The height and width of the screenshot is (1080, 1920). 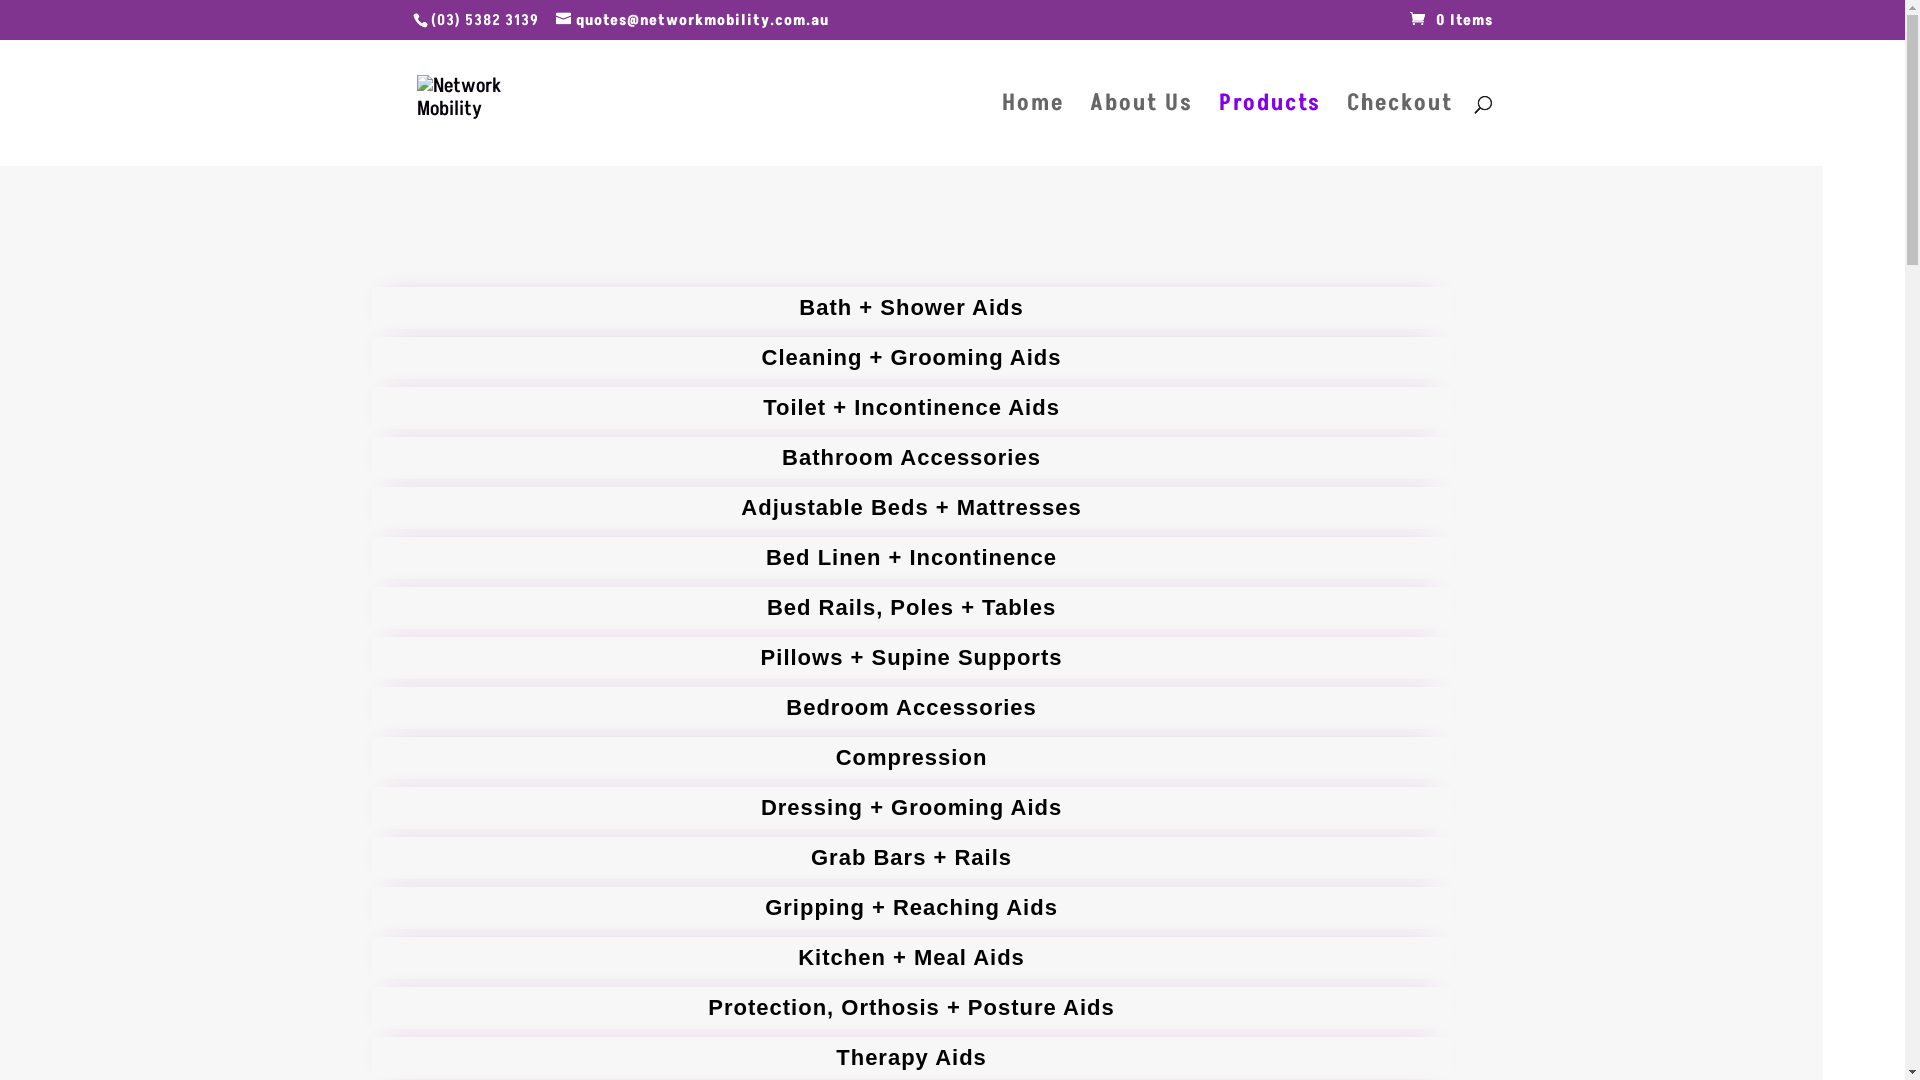 I want to click on 'Compression', so click(x=911, y=758).